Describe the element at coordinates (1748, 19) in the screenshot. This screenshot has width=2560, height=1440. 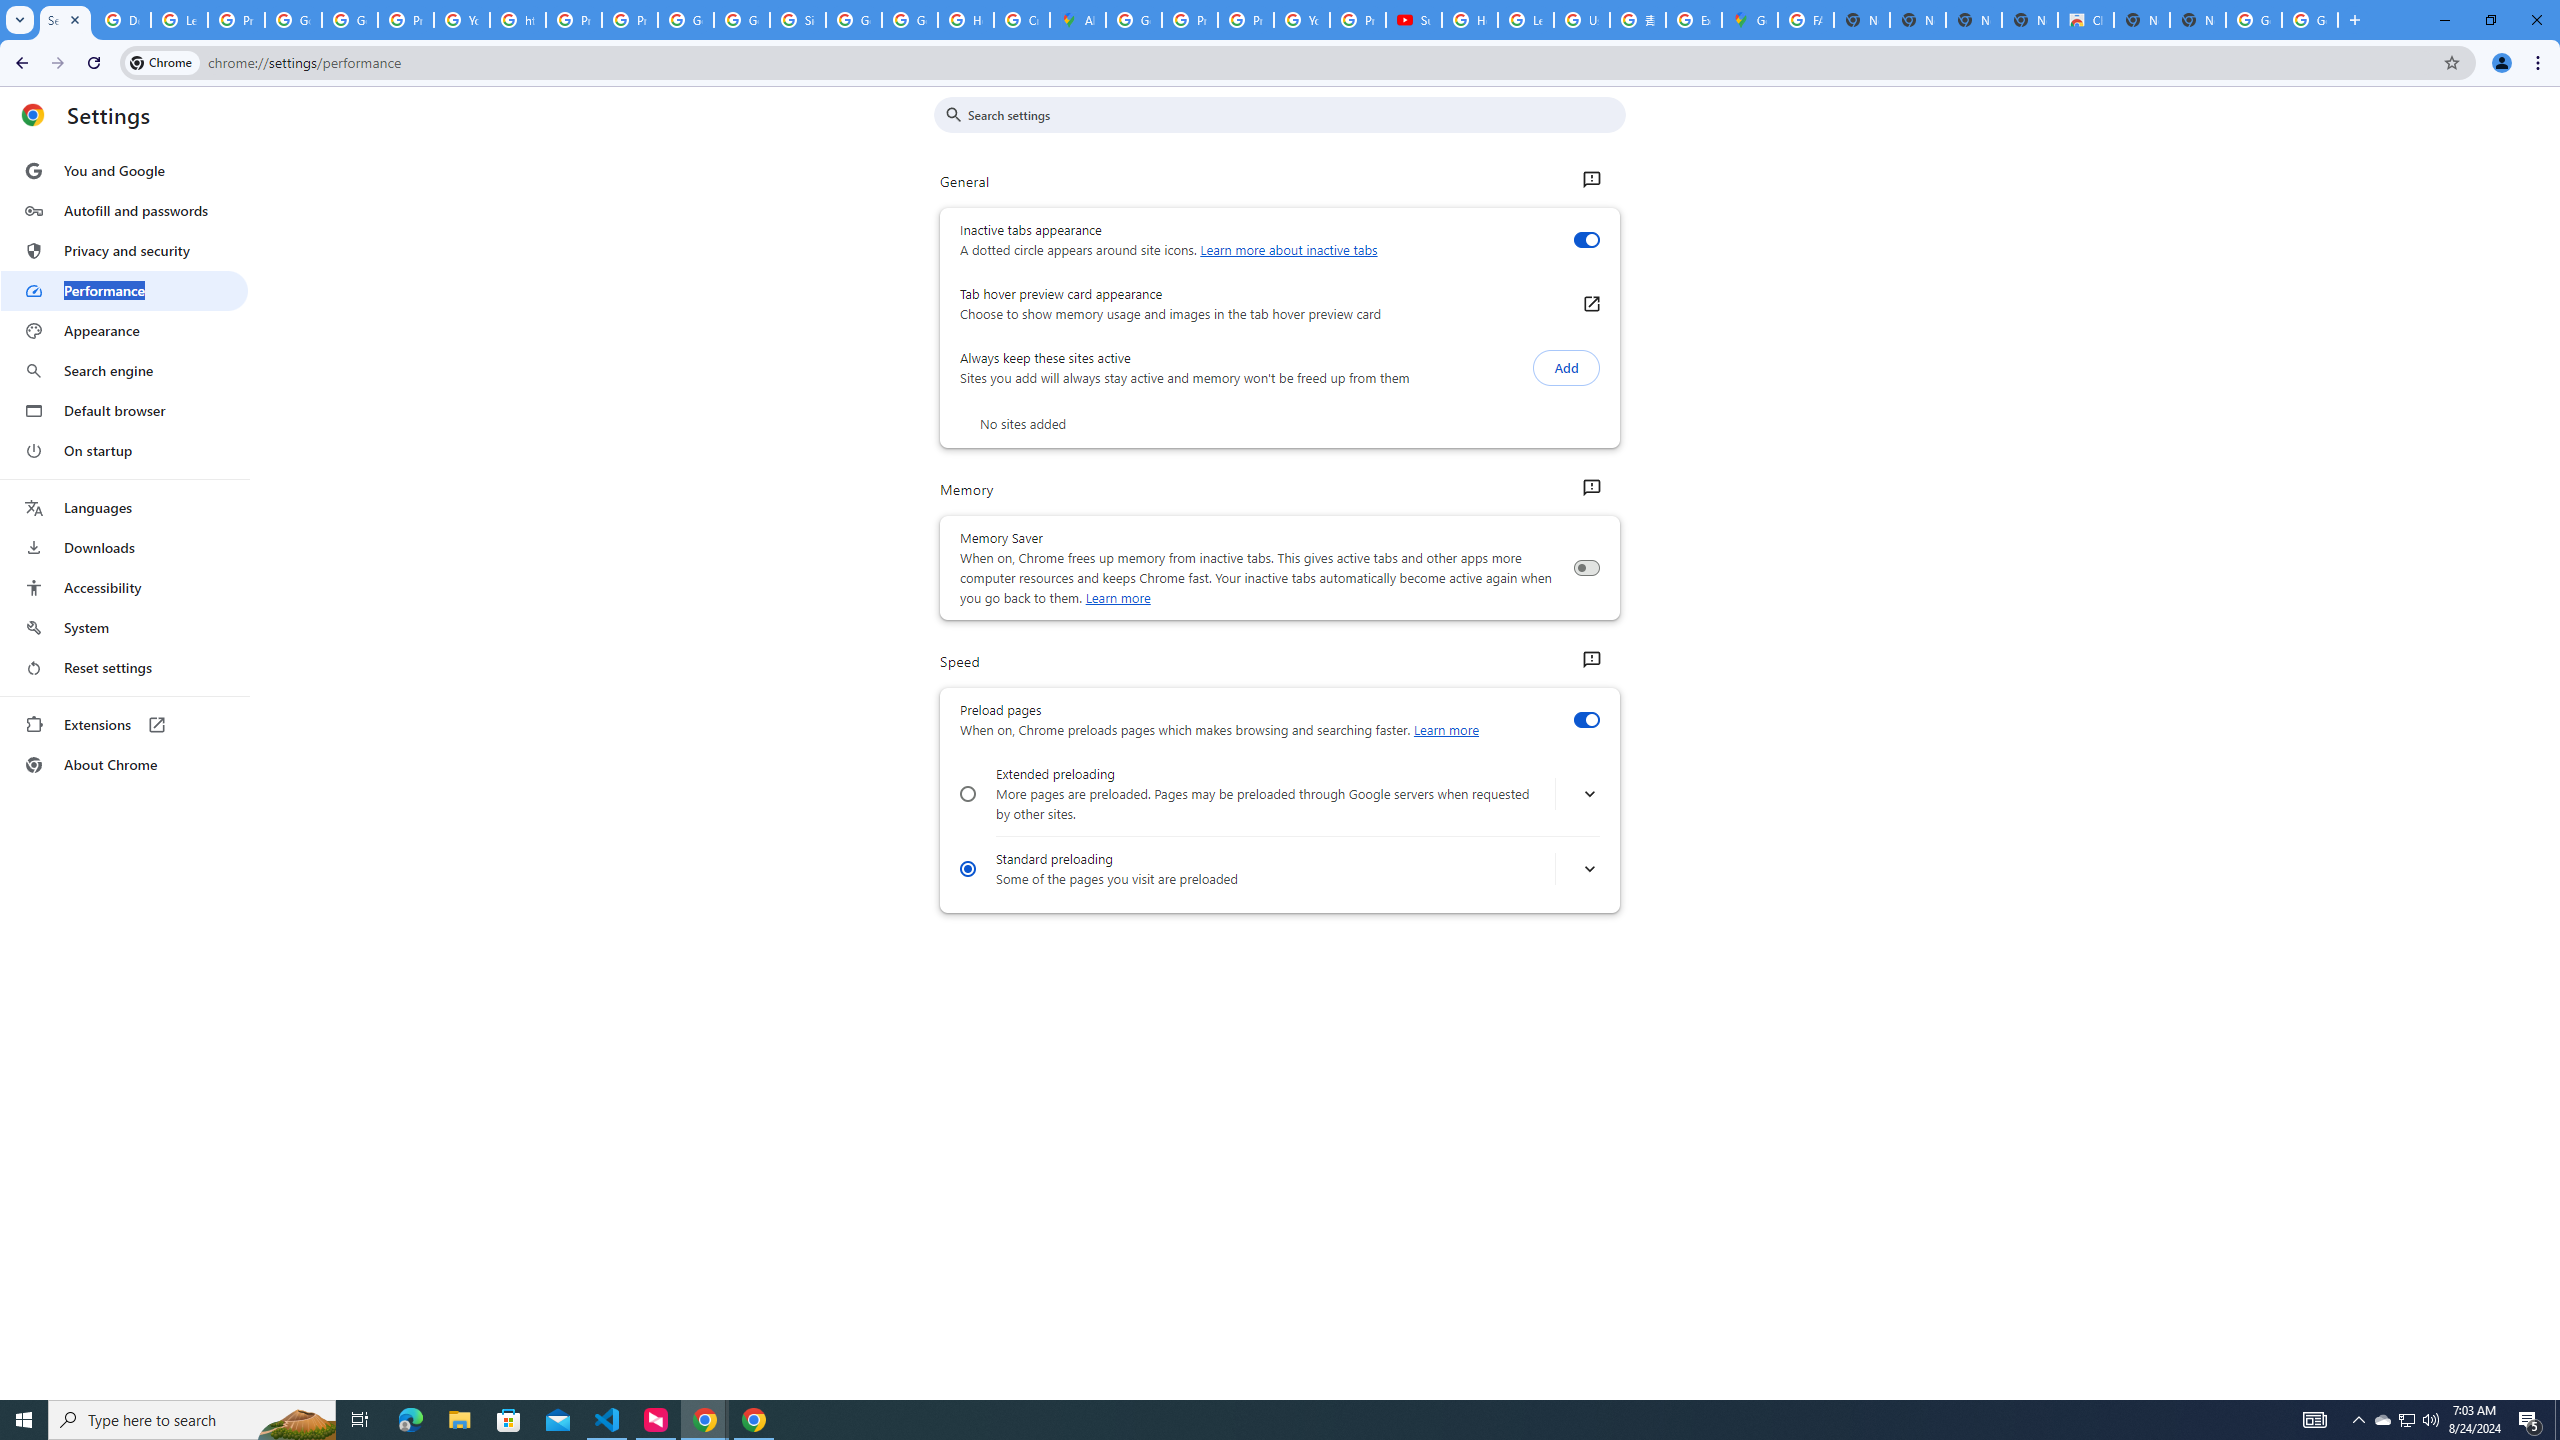
I see `'Google Maps'` at that location.